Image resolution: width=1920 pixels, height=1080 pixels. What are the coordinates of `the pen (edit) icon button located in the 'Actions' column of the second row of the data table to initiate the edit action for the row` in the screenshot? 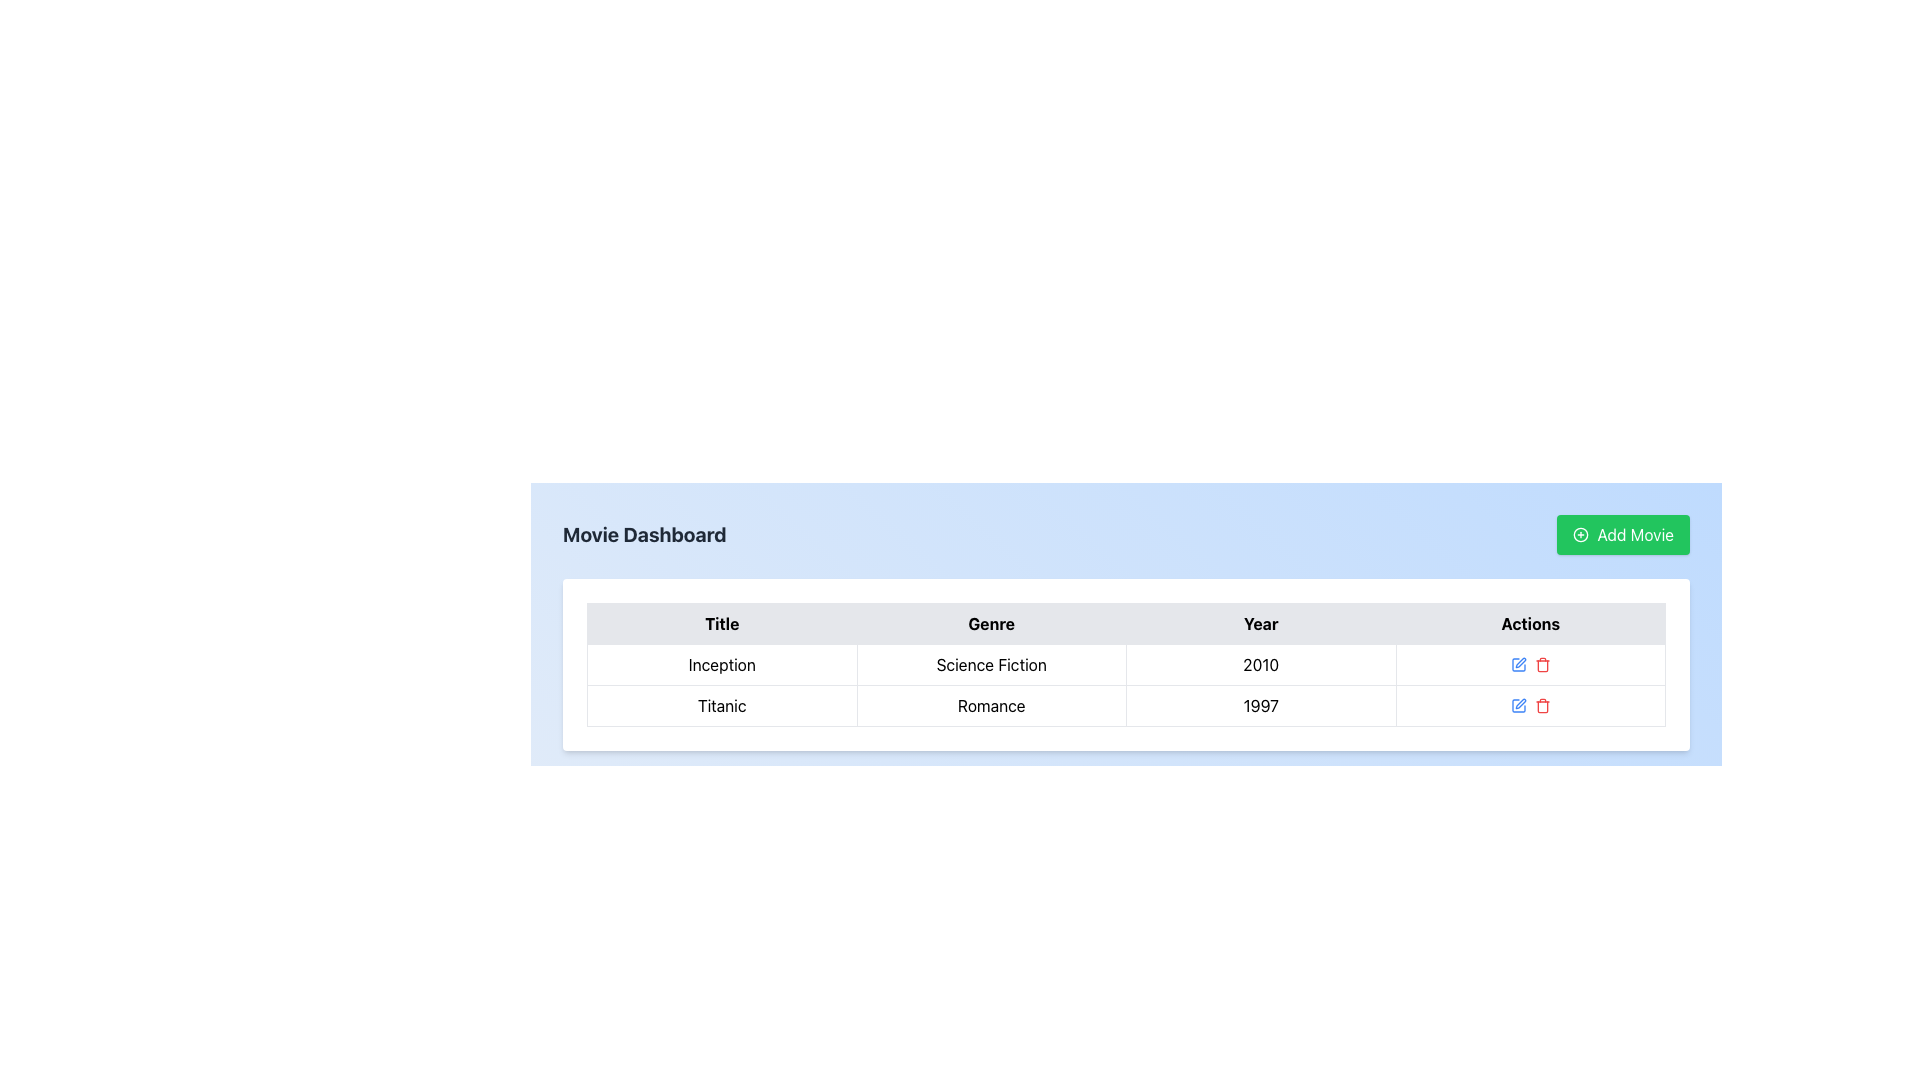 It's located at (1518, 664).